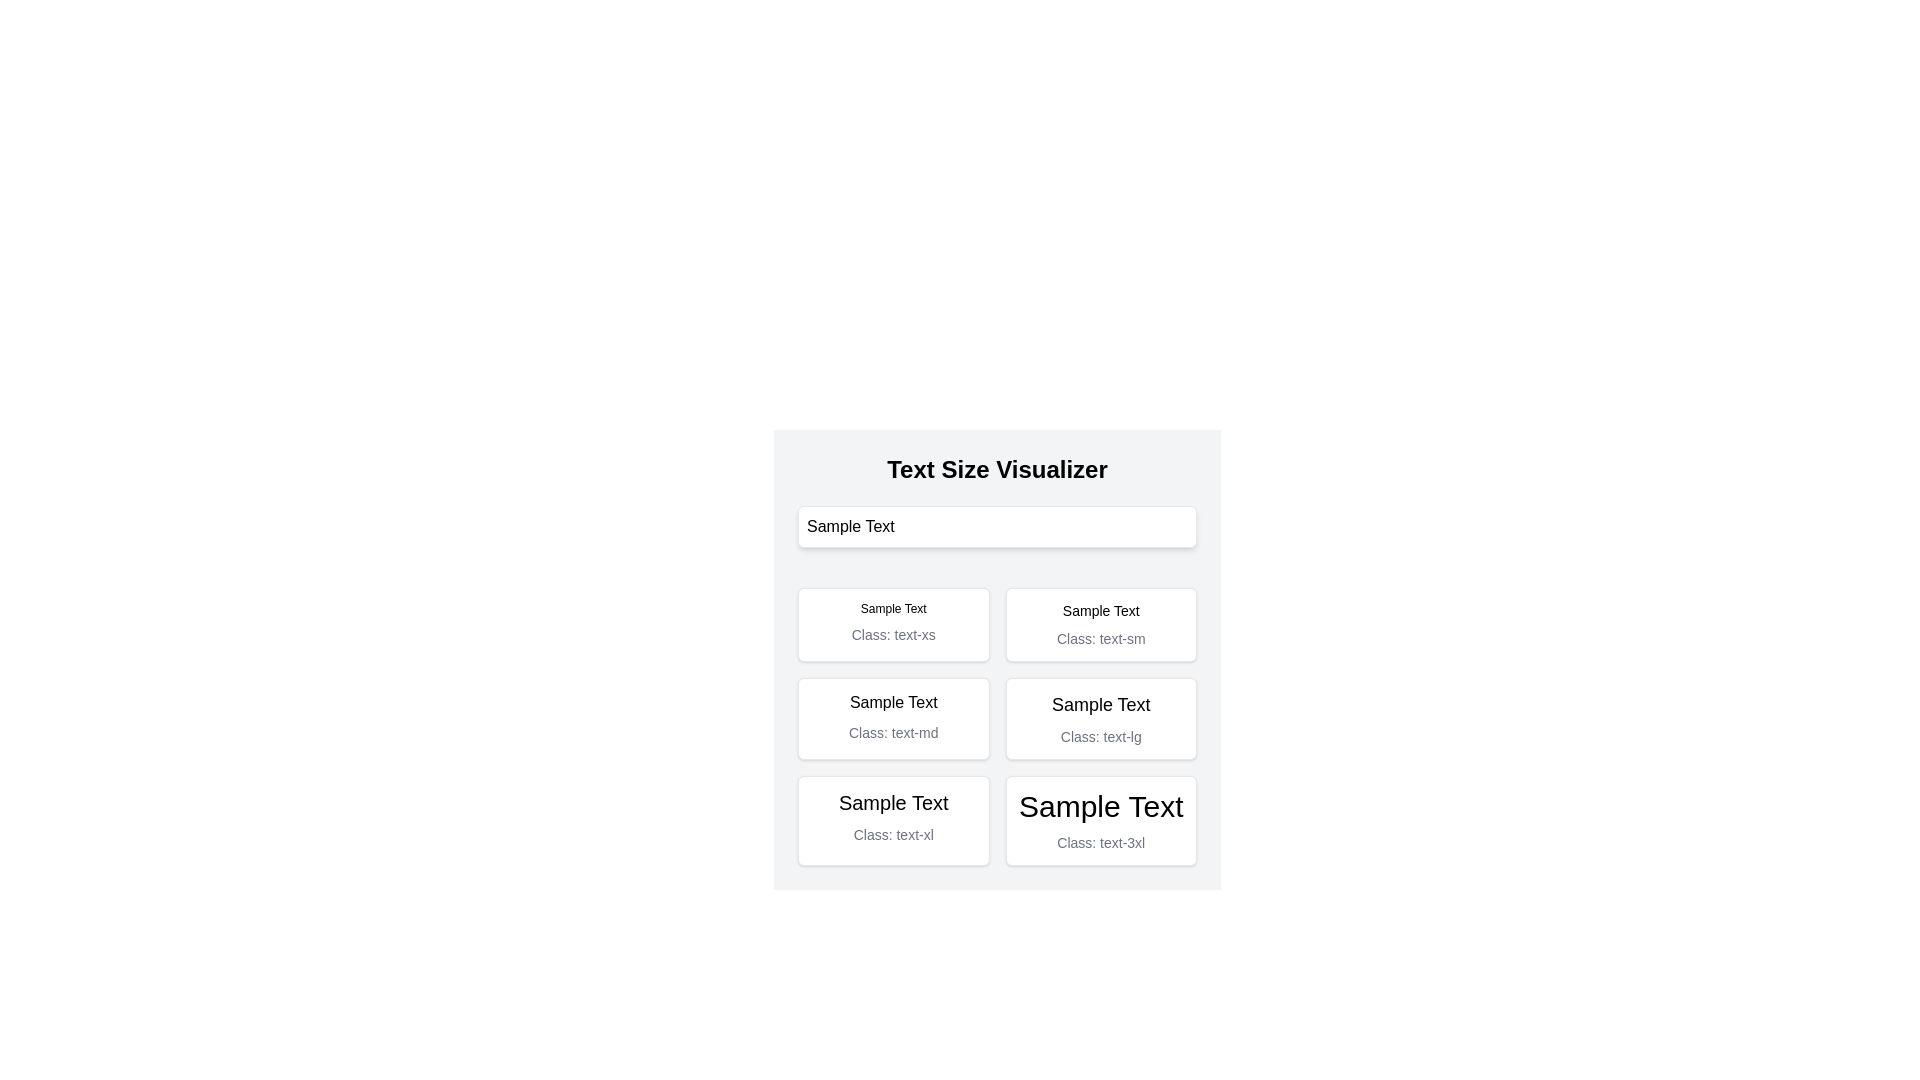  What do you see at coordinates (892, 717) in the screenshot?
I see `the rectangular card with a white background that contains the texts 'Sample Text' and 'Class: text-md', located in the second row, first column of the grid` at bounding box center [892, 717].